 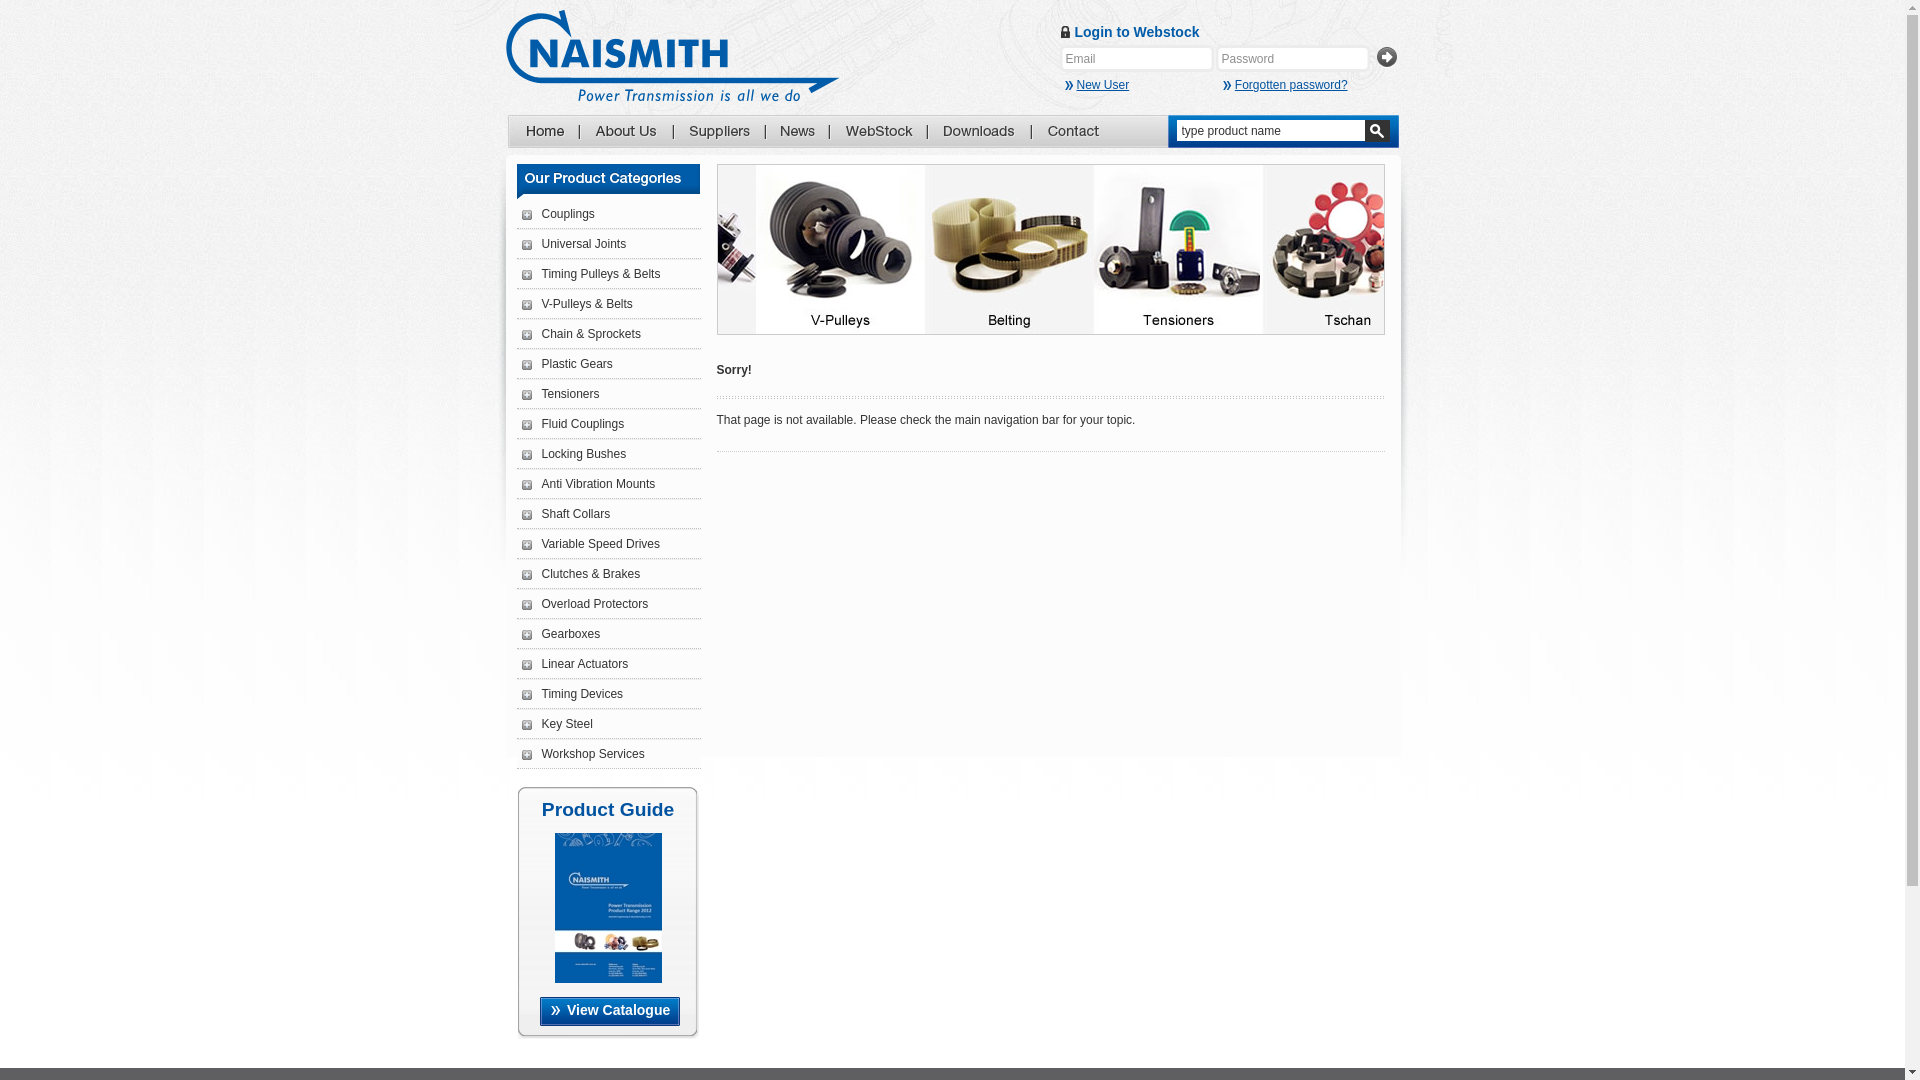 What do you see at coordinates (590, 543) in the screenshot?
I see `'Variable Speed Drives'` at bounding box center [590, 543].